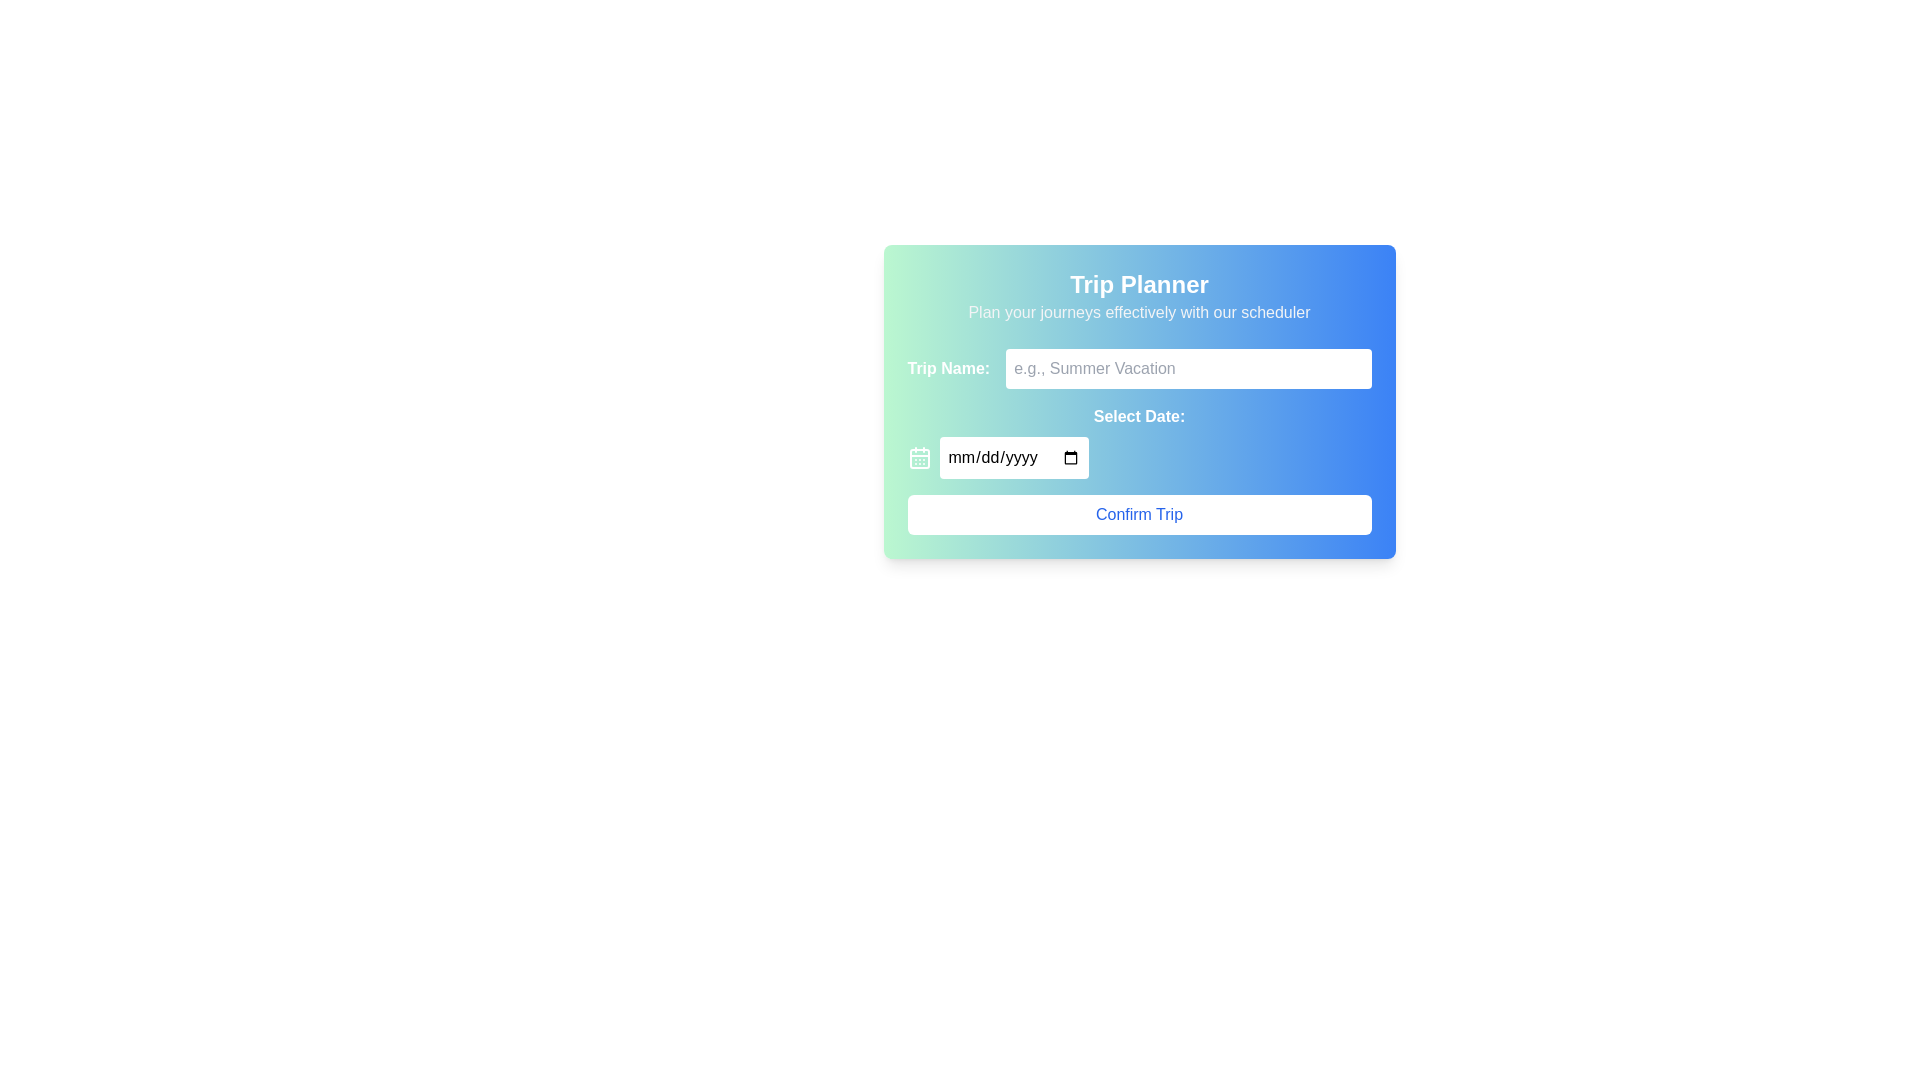 The height and width of the screenshot is (1080, 1920). What do you see at coordinates (1139, 514) in the screenshot?
I see `the button at the bottom of the 'Trip Planner' section to confirm the trip` at bounding box center [1139, 514].